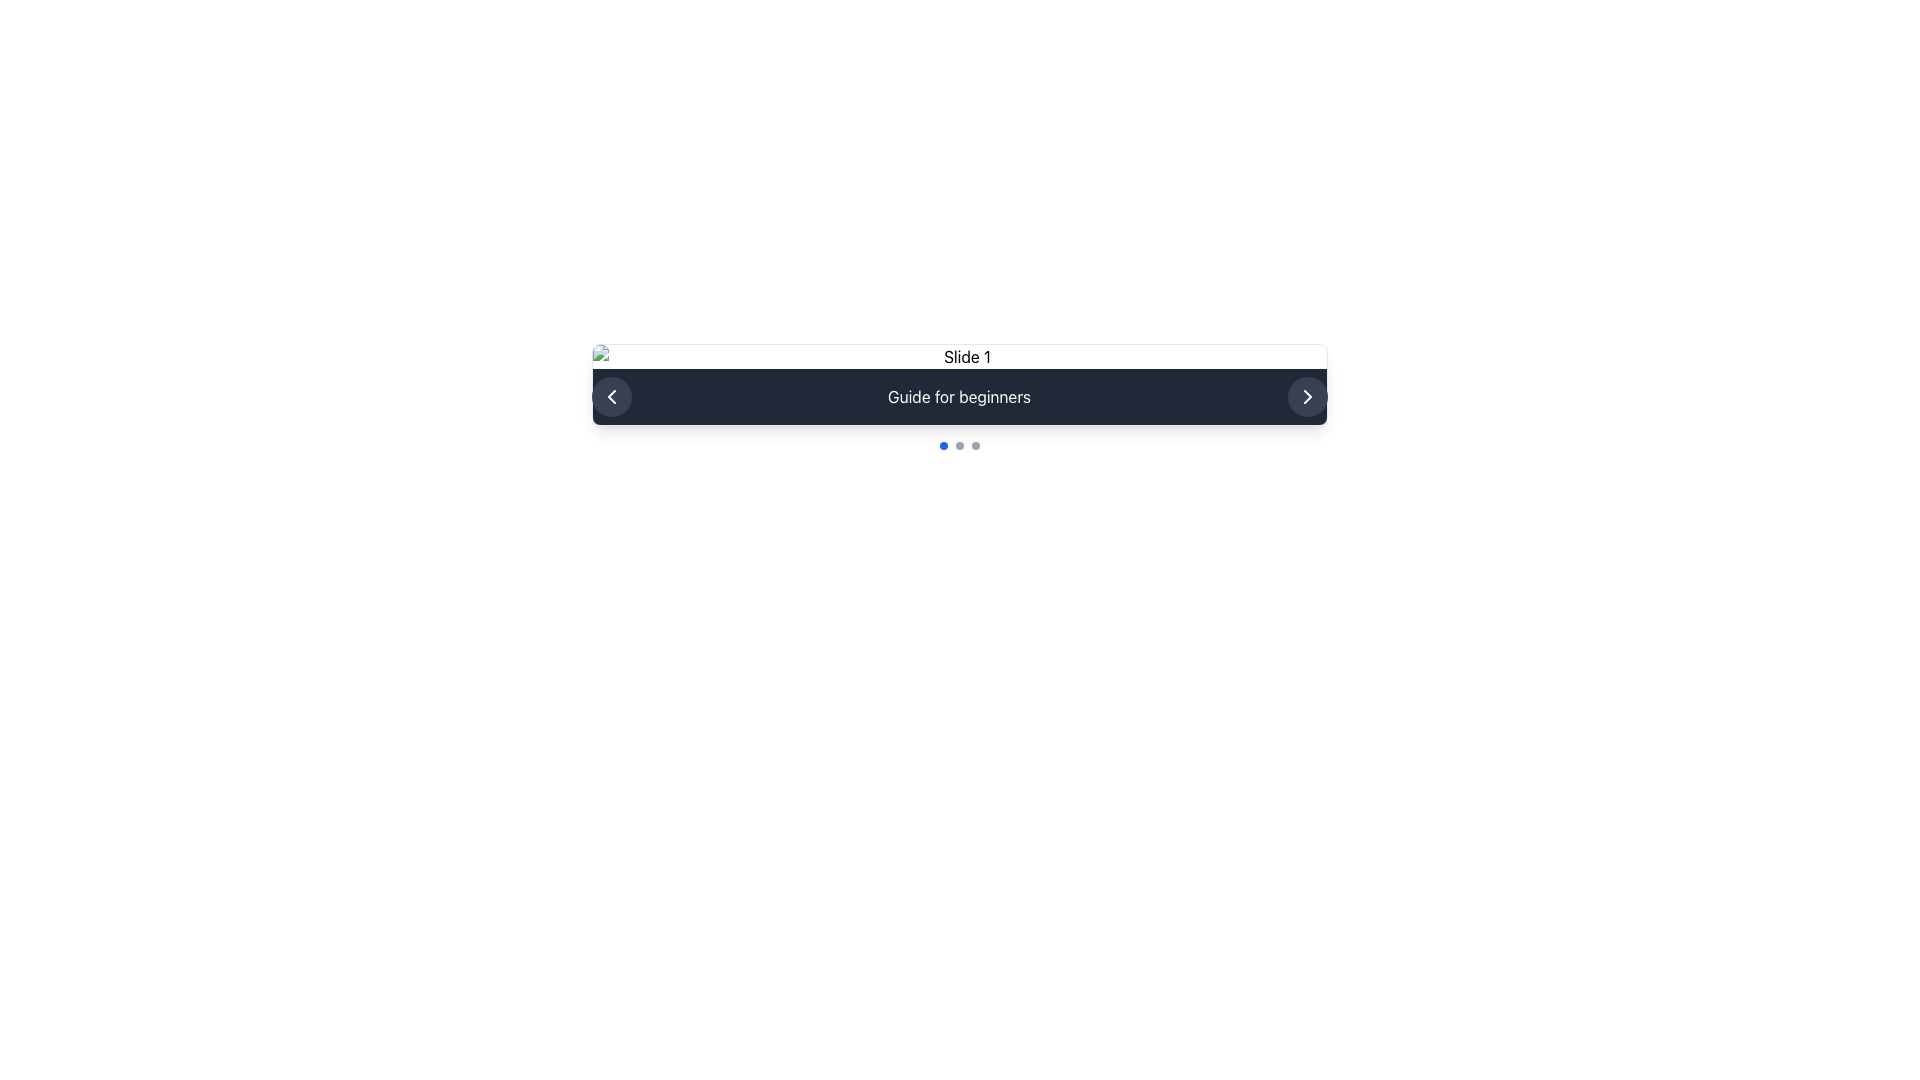  I want to click on the right-pointing arrow icon button on the right end of the horizontal navigation bar, so click(1307, 397).